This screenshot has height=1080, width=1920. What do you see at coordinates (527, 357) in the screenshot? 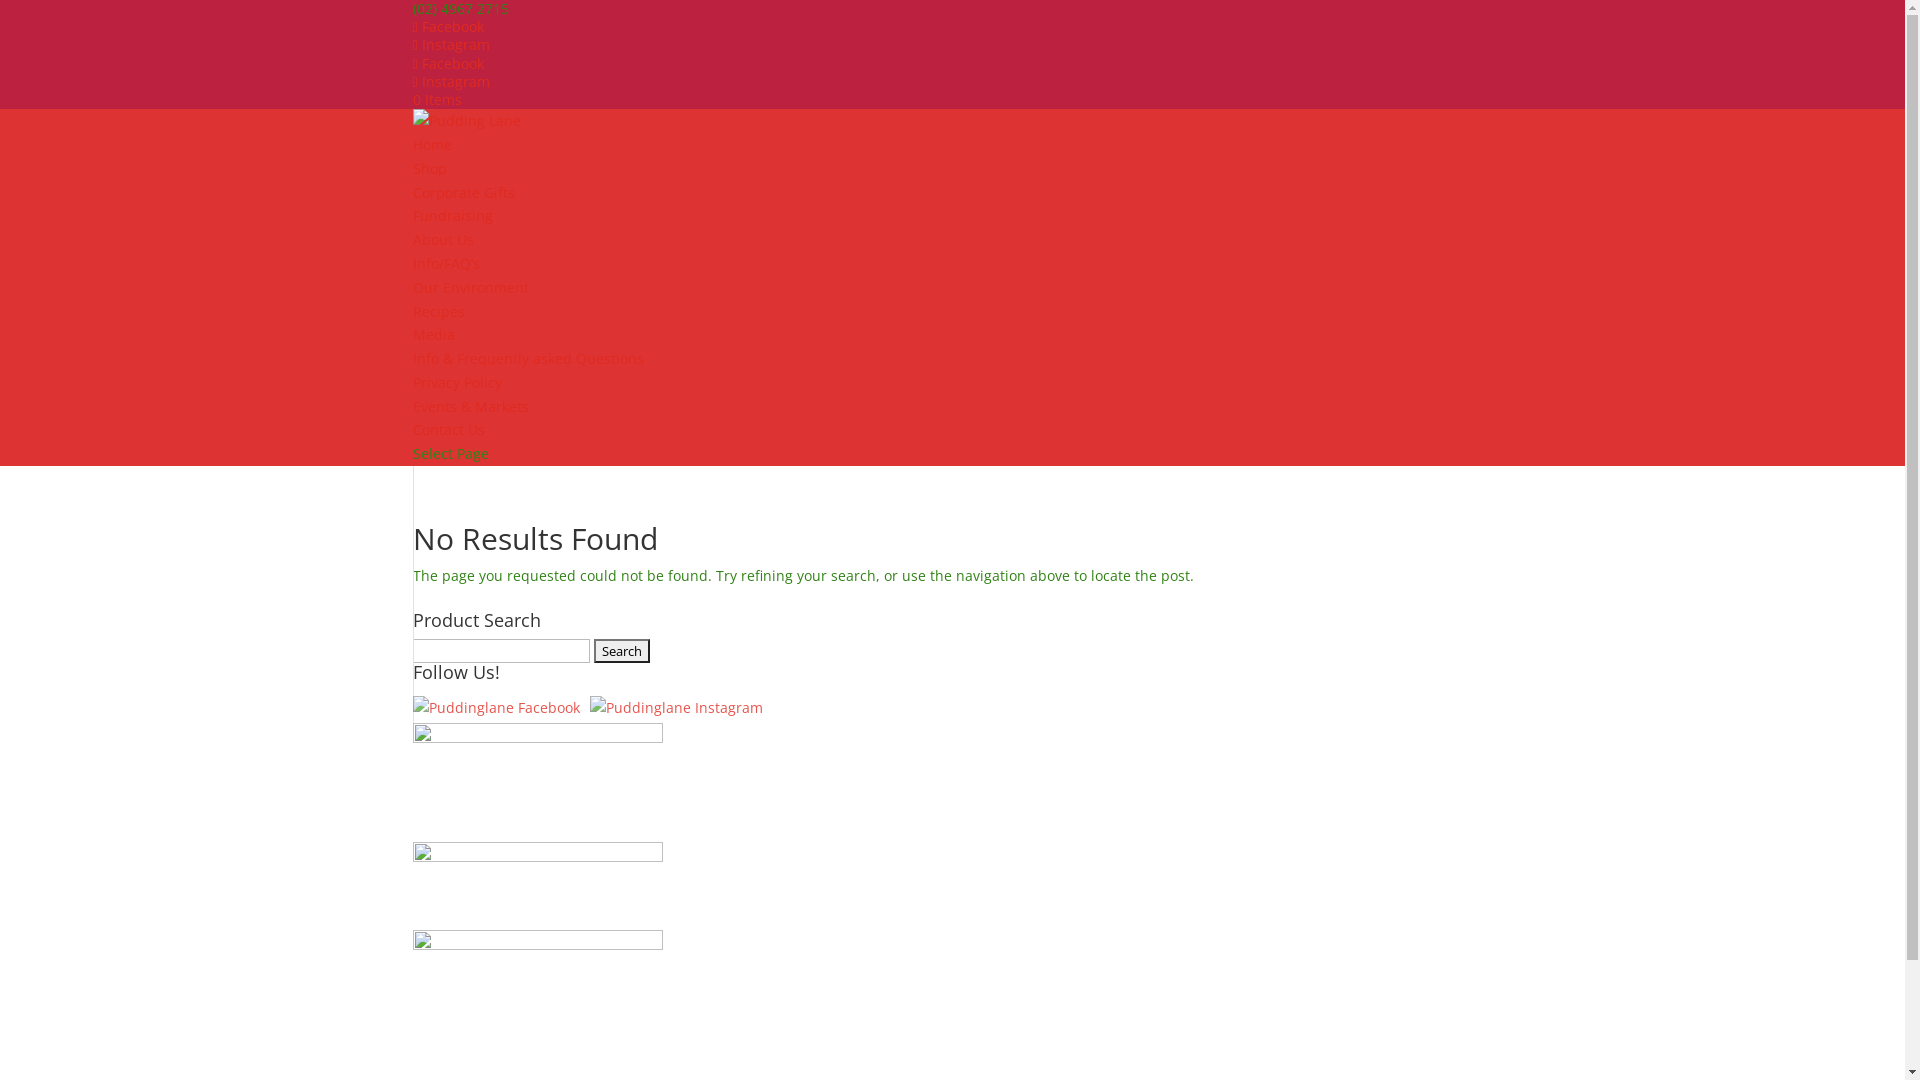
I see `'Info & Frequently asked Questions'` at bounding box center [527, 357].